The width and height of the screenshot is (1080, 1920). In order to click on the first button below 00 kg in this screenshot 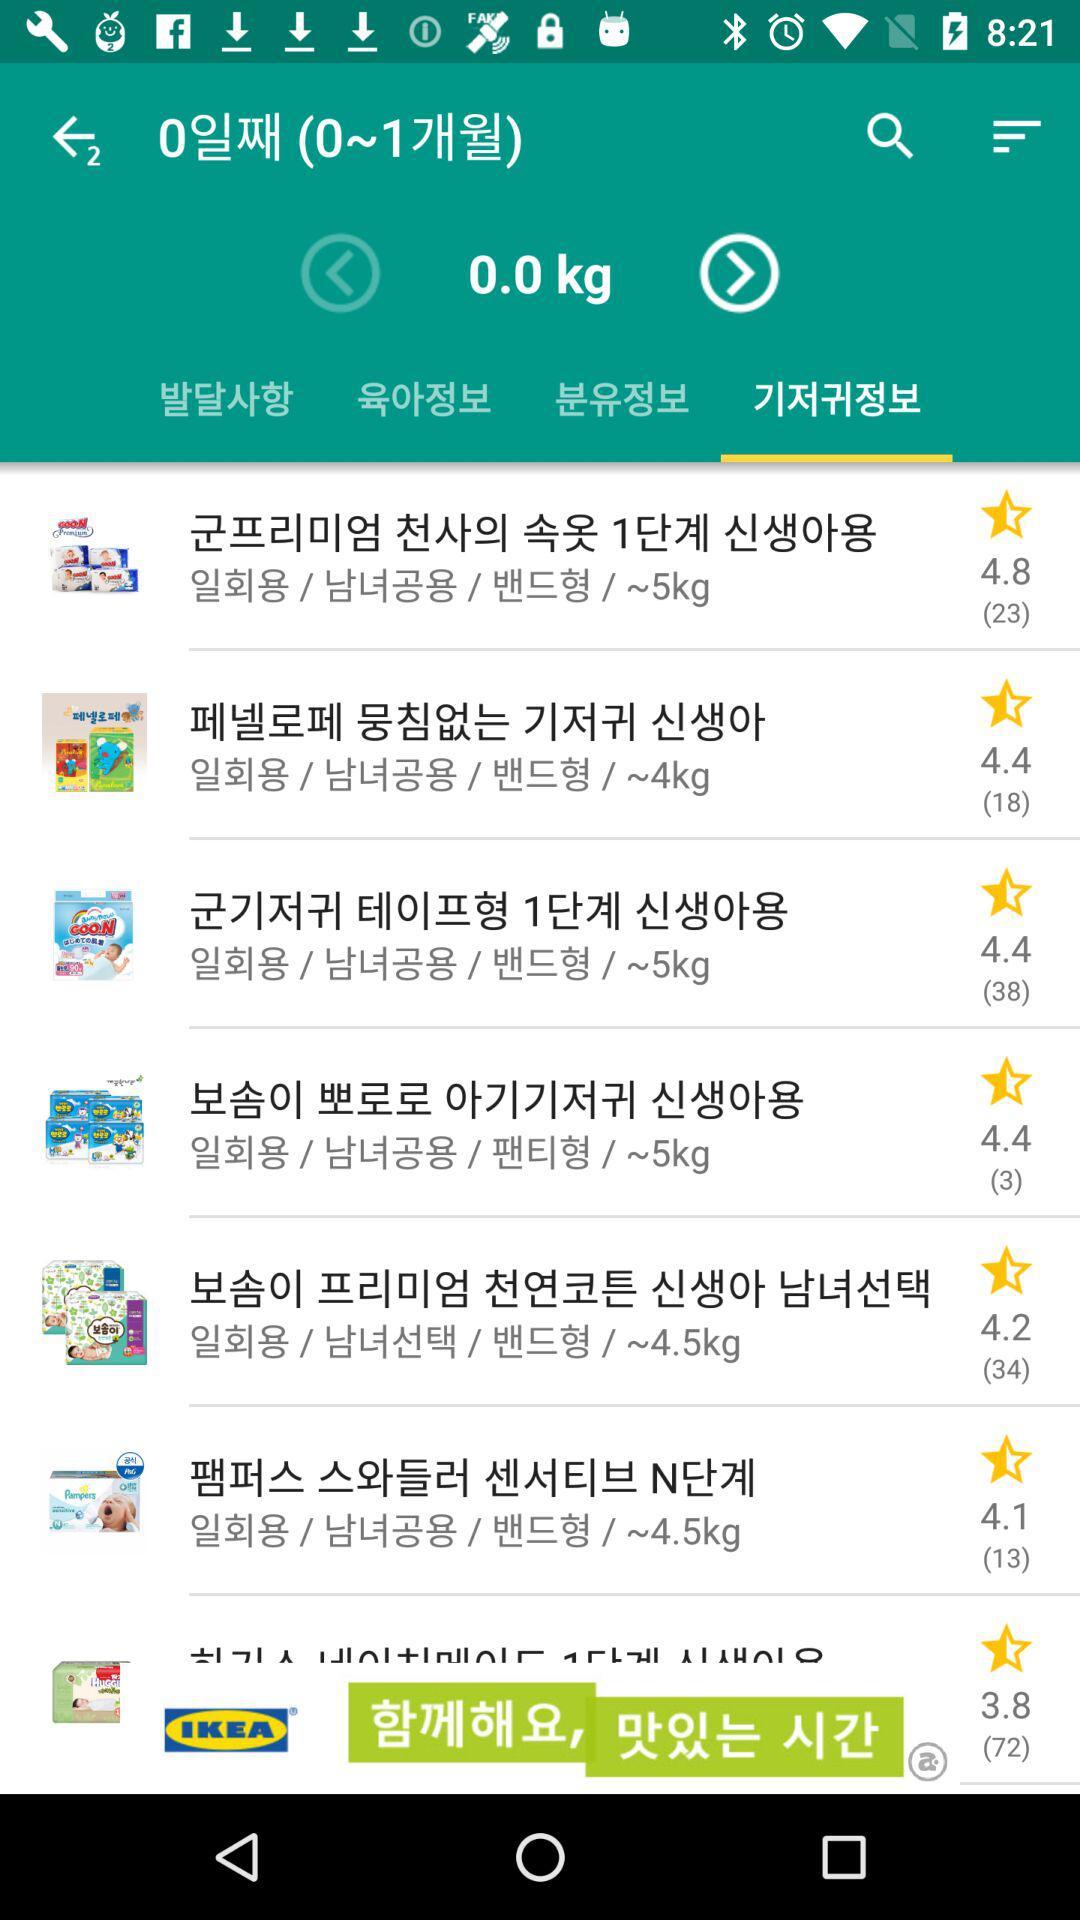, I will do `click(225, 398)`.